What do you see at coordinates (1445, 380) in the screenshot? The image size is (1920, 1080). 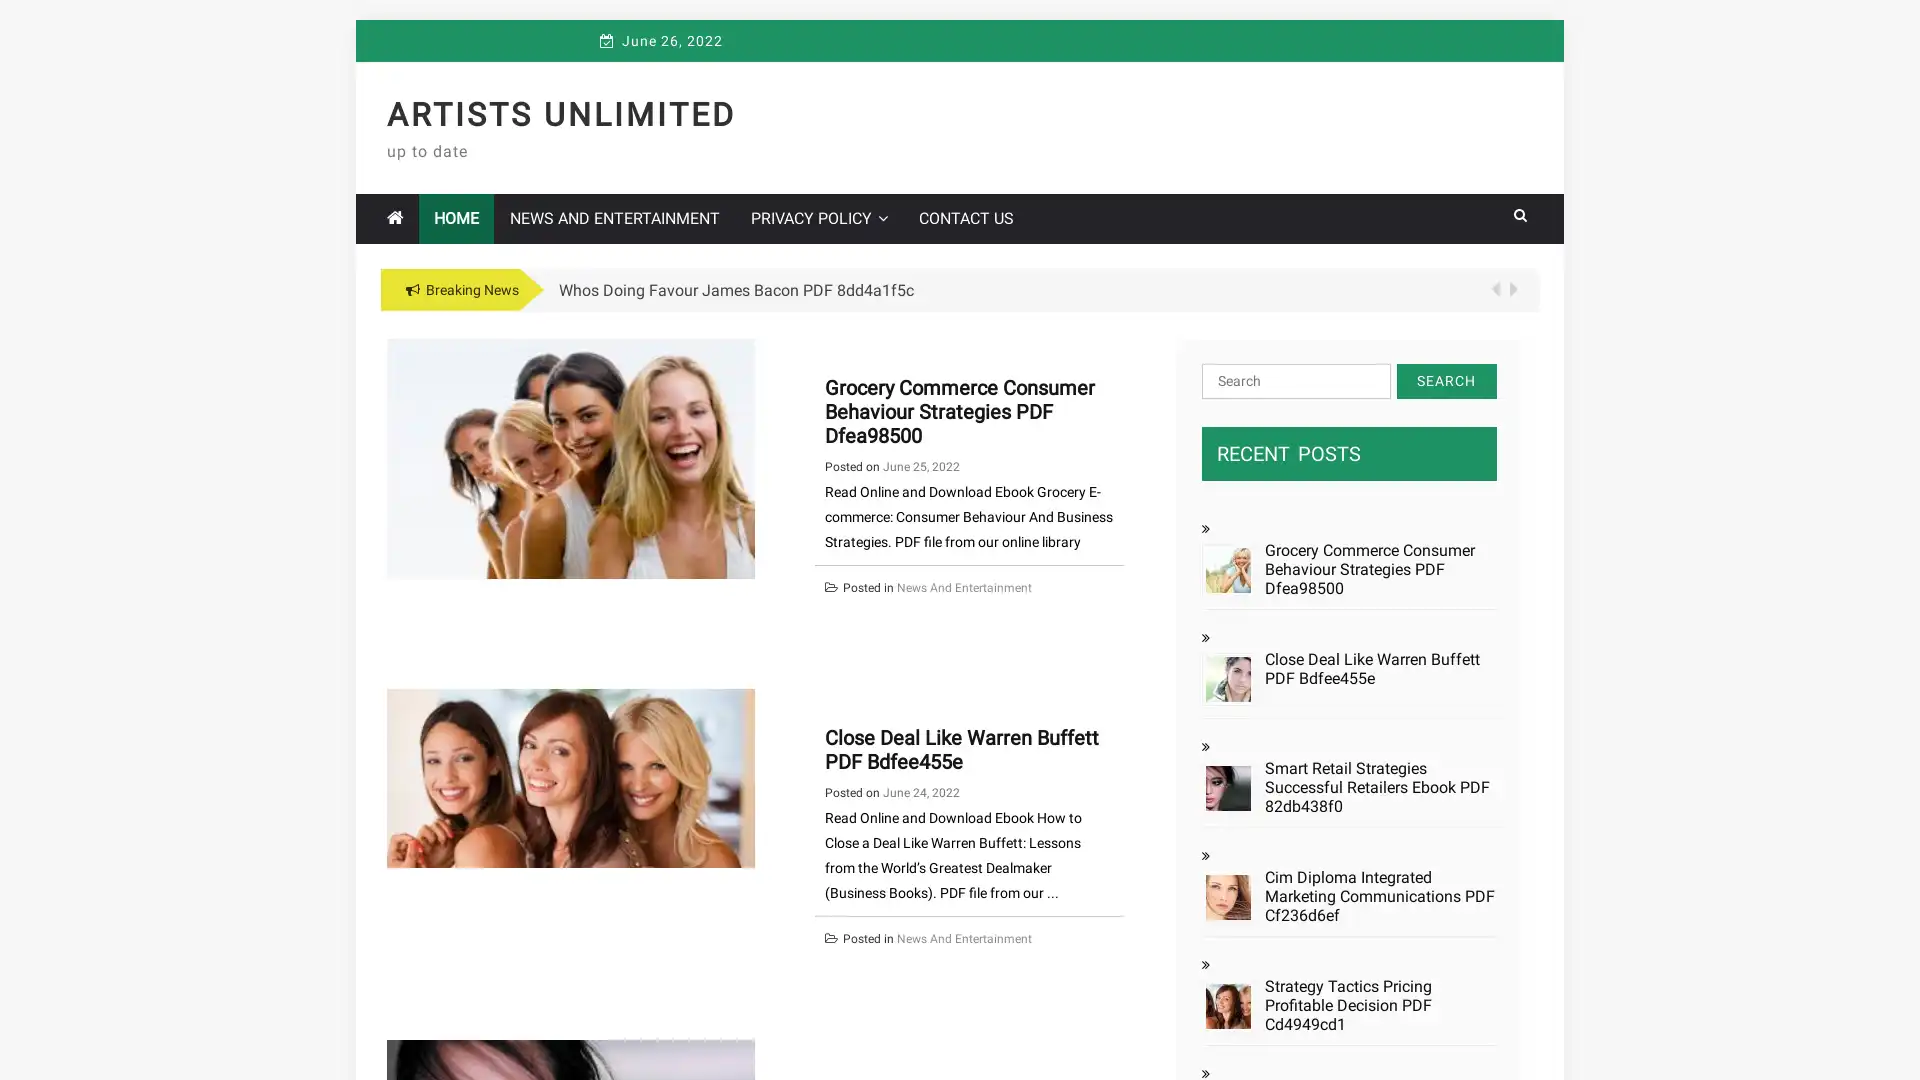 I see `Search` at bounding box center [1445, 380].